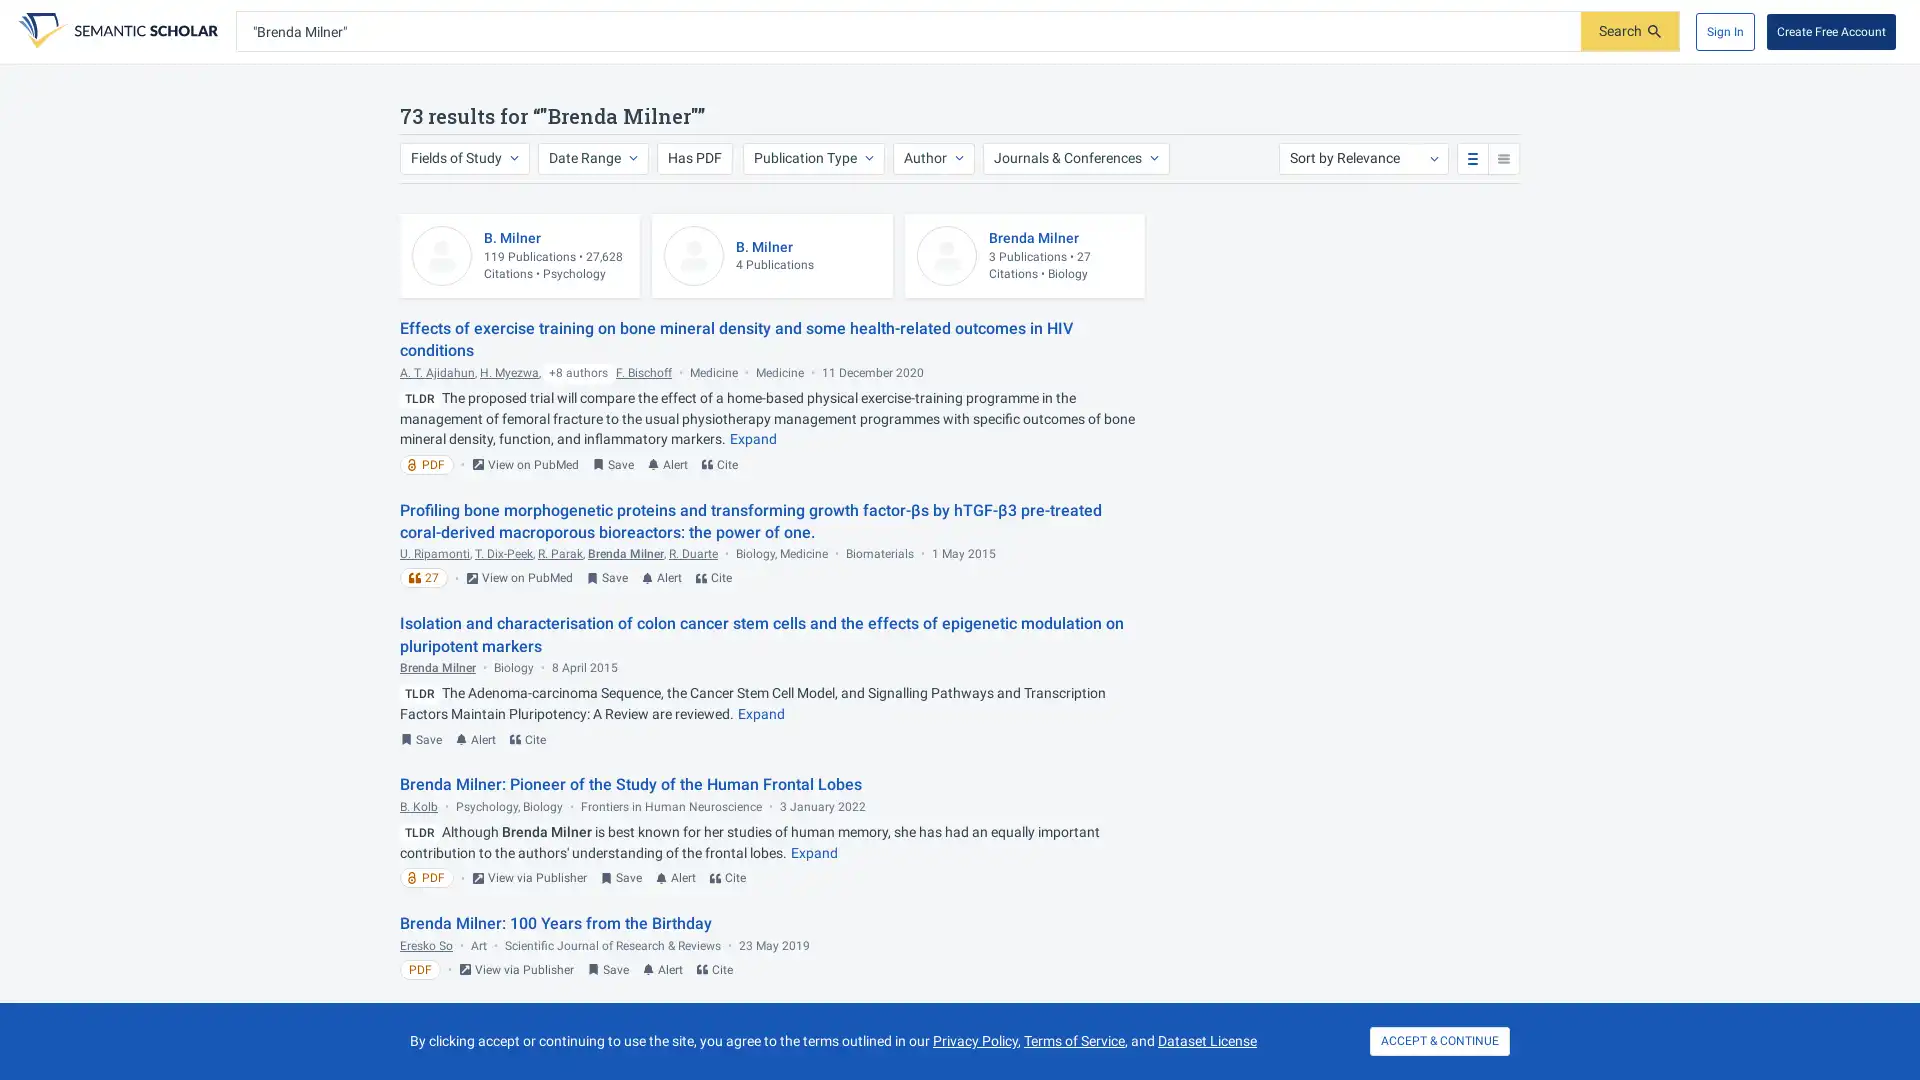 The width and height of the screenshot is (1920, 1080). Describe the element at coordinates (577, 373) in the screenshot. I see `+8 authors` at that location.